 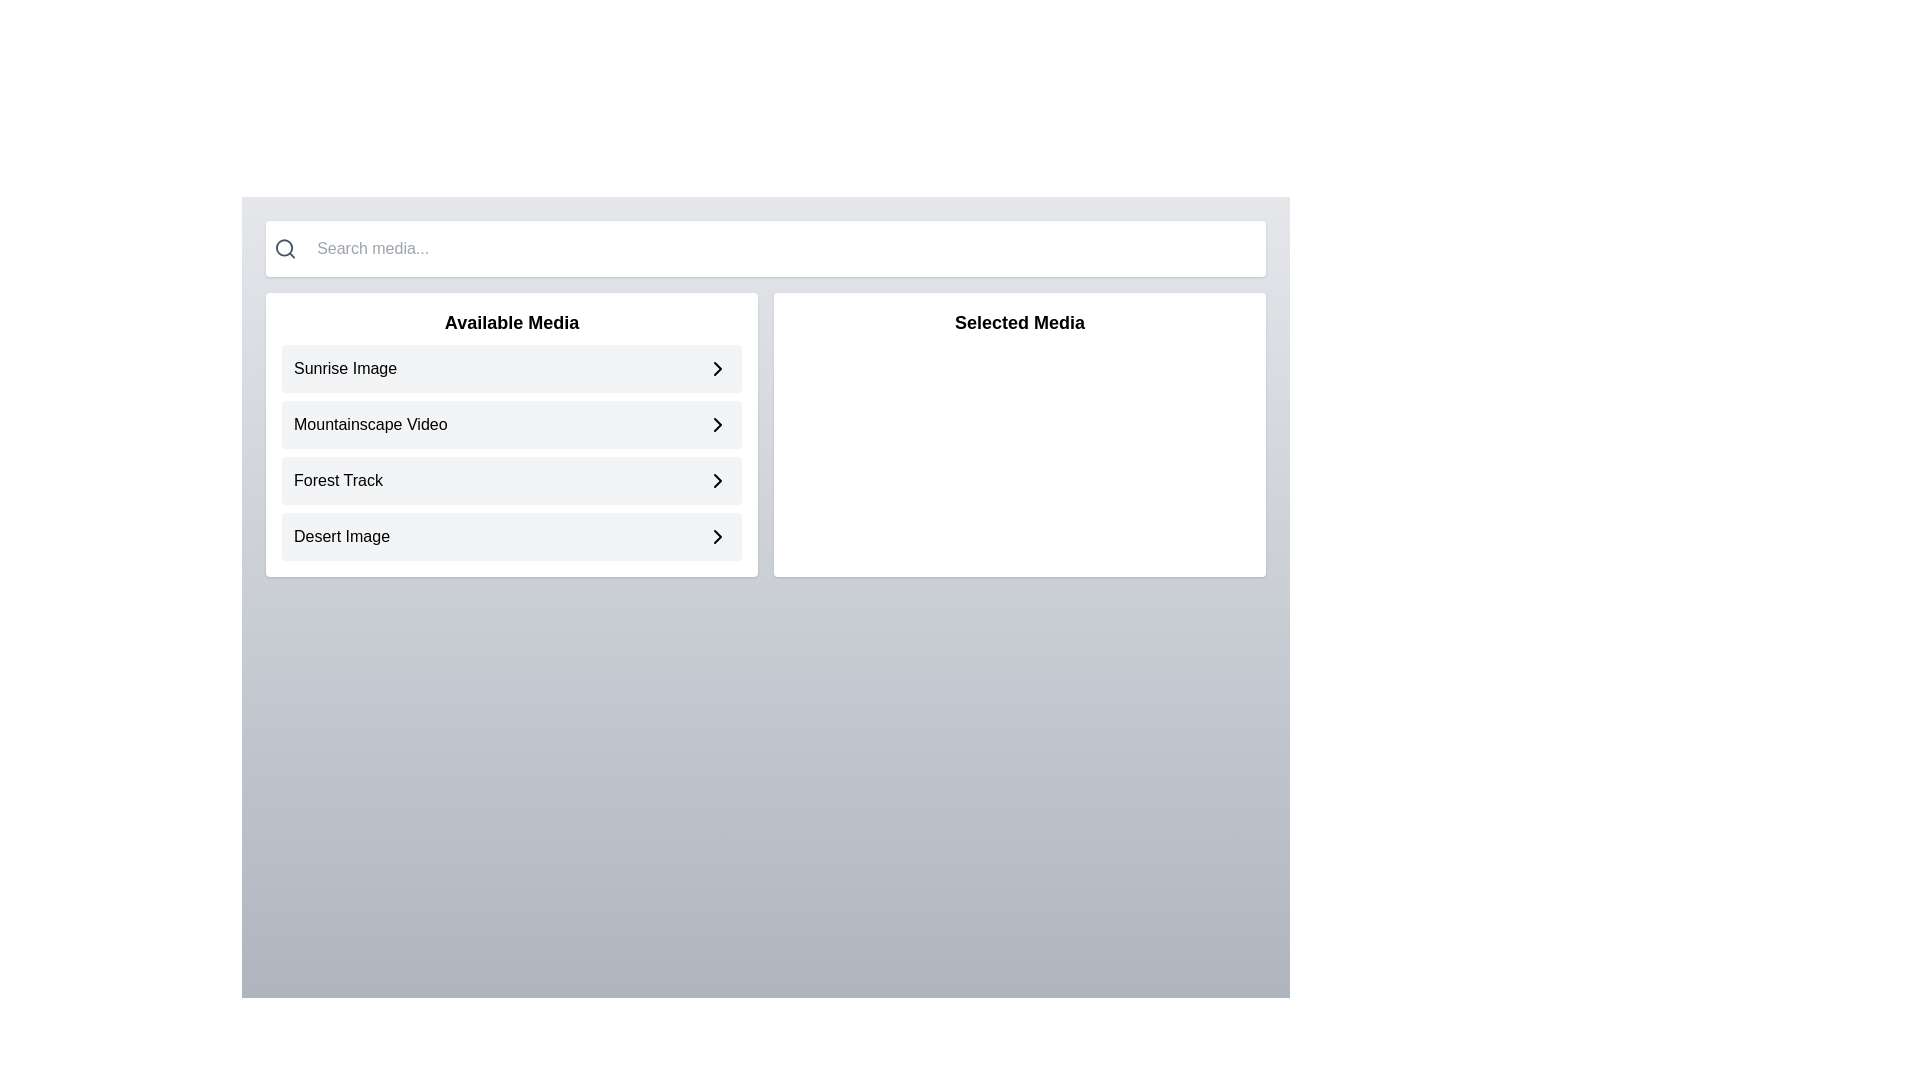 What do you see at coordinates (512, 423) in the screenshot?
I see `the 'Mountainscape Video' list item in the 'Available Media' section` at bounding box center [512, 423].